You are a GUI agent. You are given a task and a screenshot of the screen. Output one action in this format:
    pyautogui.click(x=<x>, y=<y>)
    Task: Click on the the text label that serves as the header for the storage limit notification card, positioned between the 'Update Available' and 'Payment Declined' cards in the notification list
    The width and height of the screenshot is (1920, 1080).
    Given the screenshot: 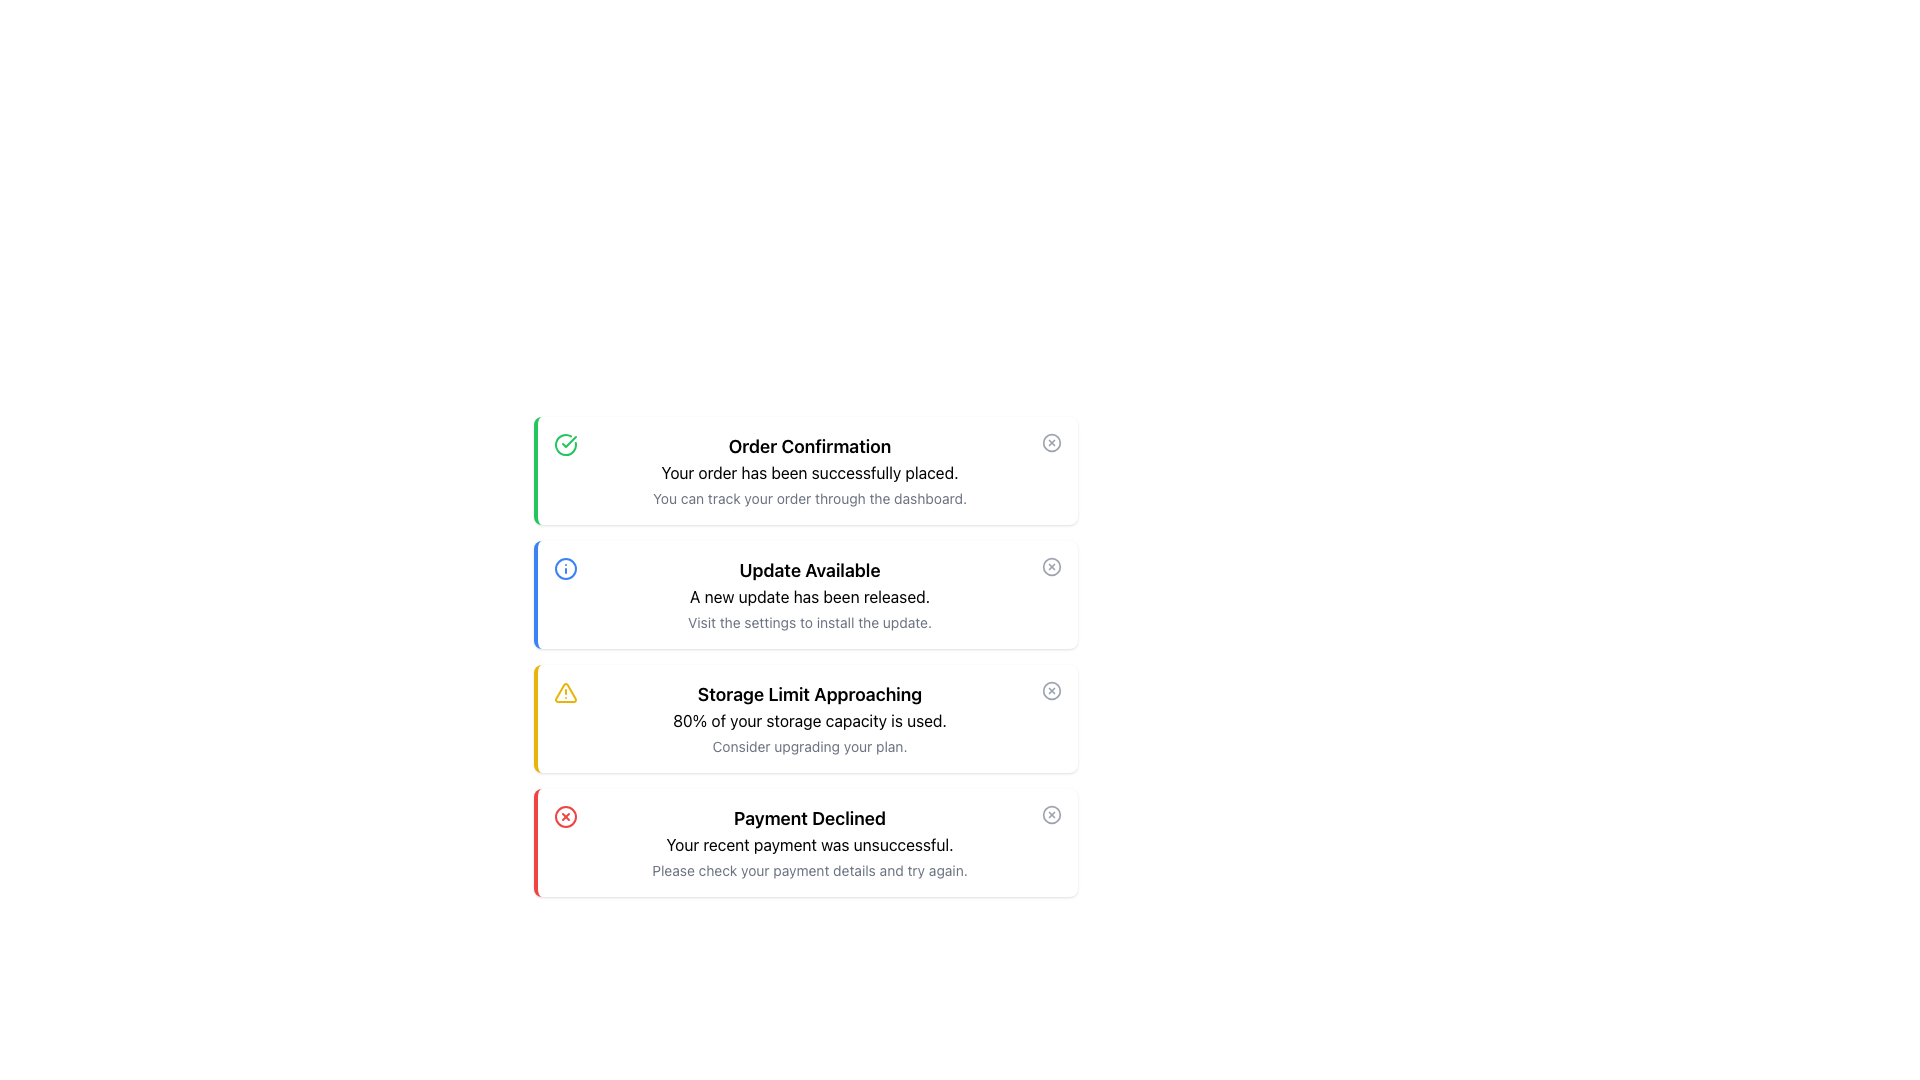 What is the action you would take?
    pyautogui.click(x=810, y=693)
    